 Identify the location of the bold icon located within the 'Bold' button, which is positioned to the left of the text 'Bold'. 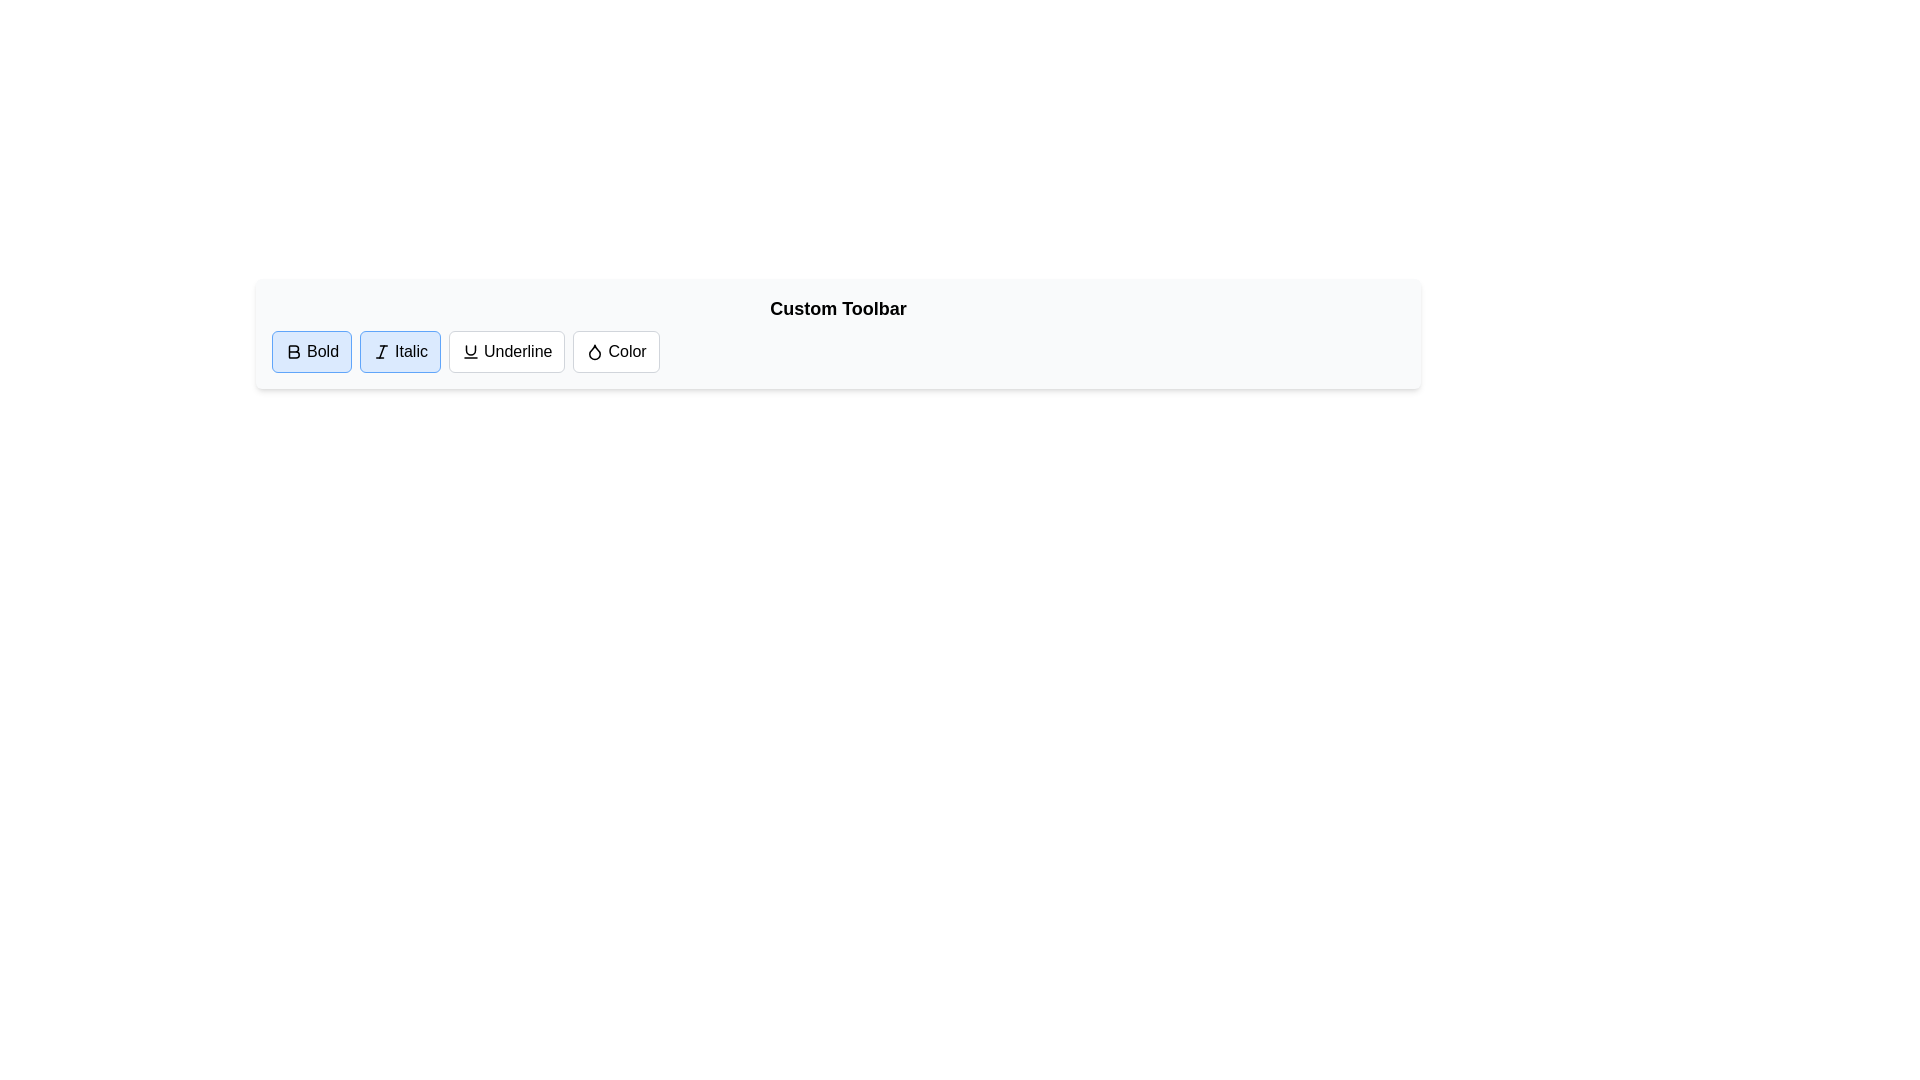
(292, 350).